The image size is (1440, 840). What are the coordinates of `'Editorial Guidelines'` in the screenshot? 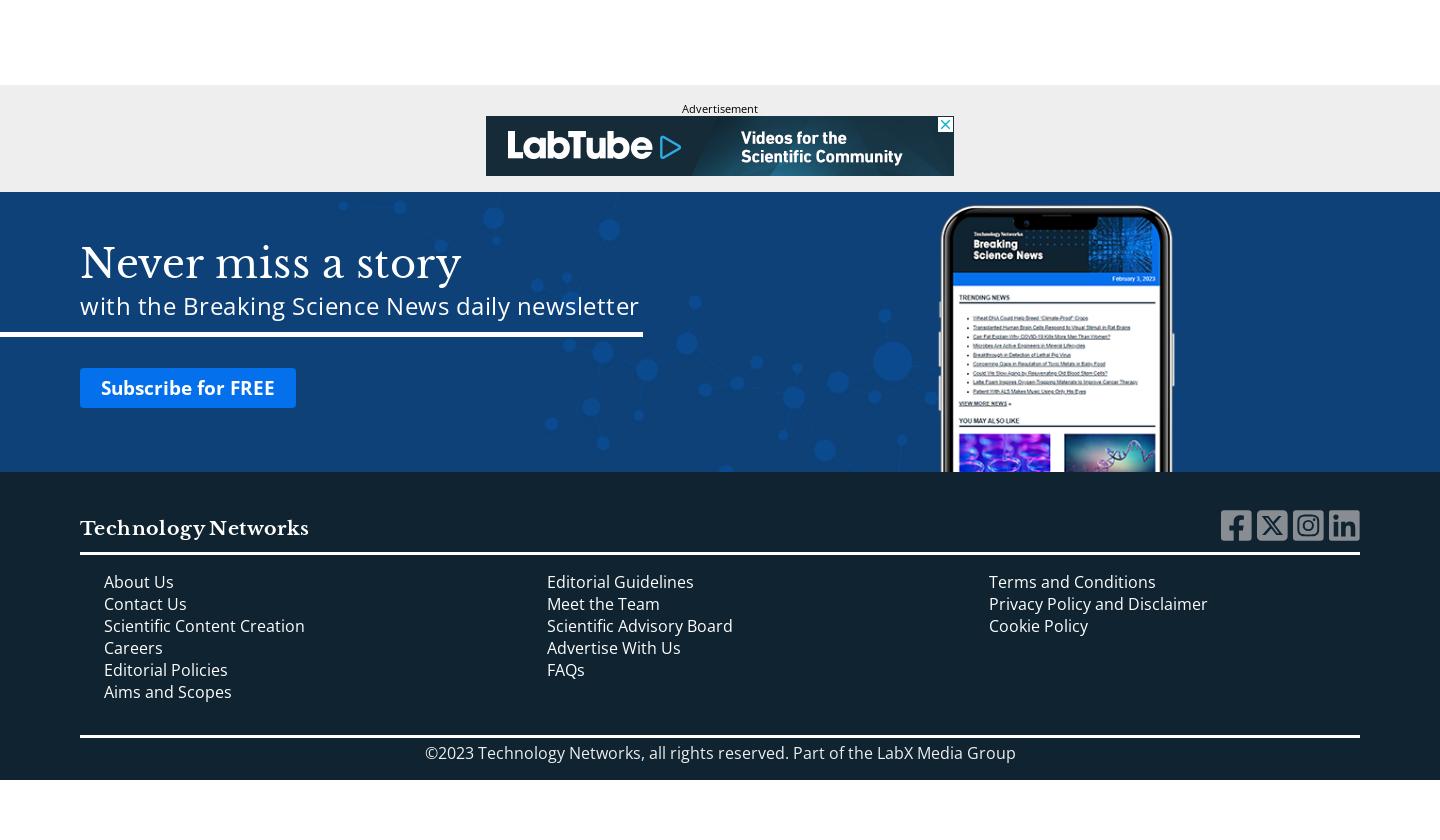 It's located at (618, 581).